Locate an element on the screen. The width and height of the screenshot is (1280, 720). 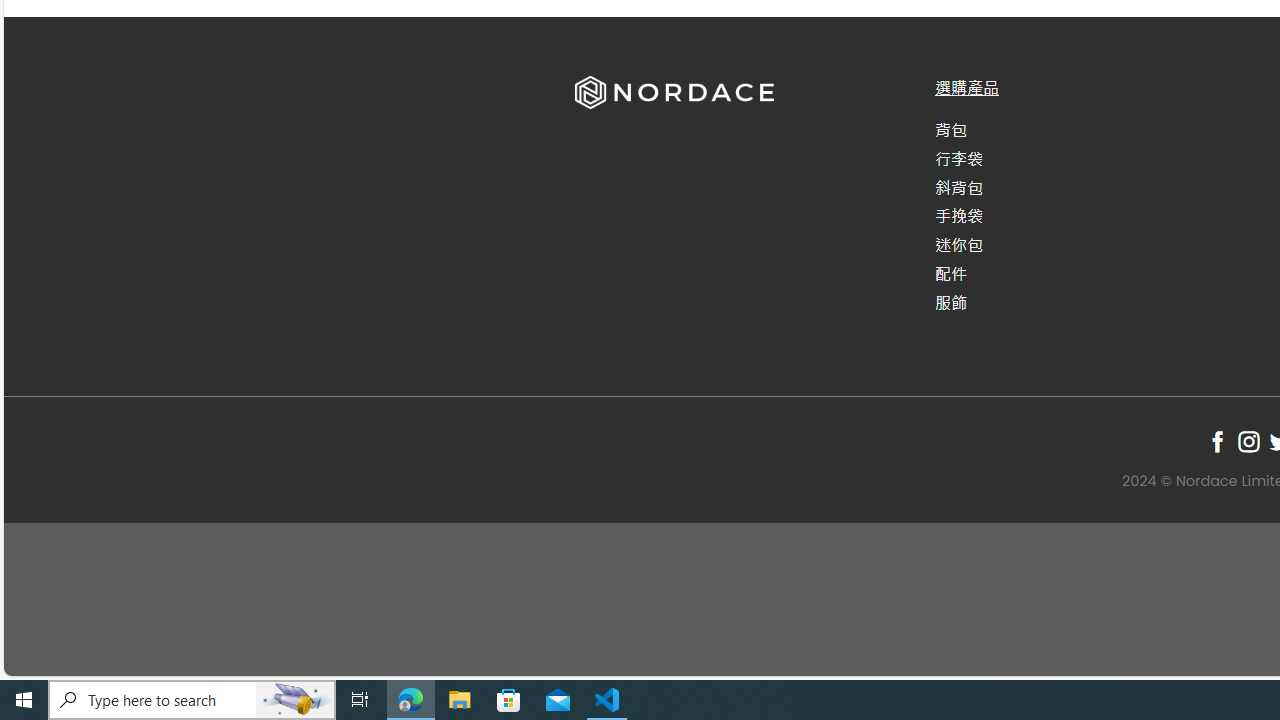
'Follow on Instagram' is located at coordinates (1247, 440).